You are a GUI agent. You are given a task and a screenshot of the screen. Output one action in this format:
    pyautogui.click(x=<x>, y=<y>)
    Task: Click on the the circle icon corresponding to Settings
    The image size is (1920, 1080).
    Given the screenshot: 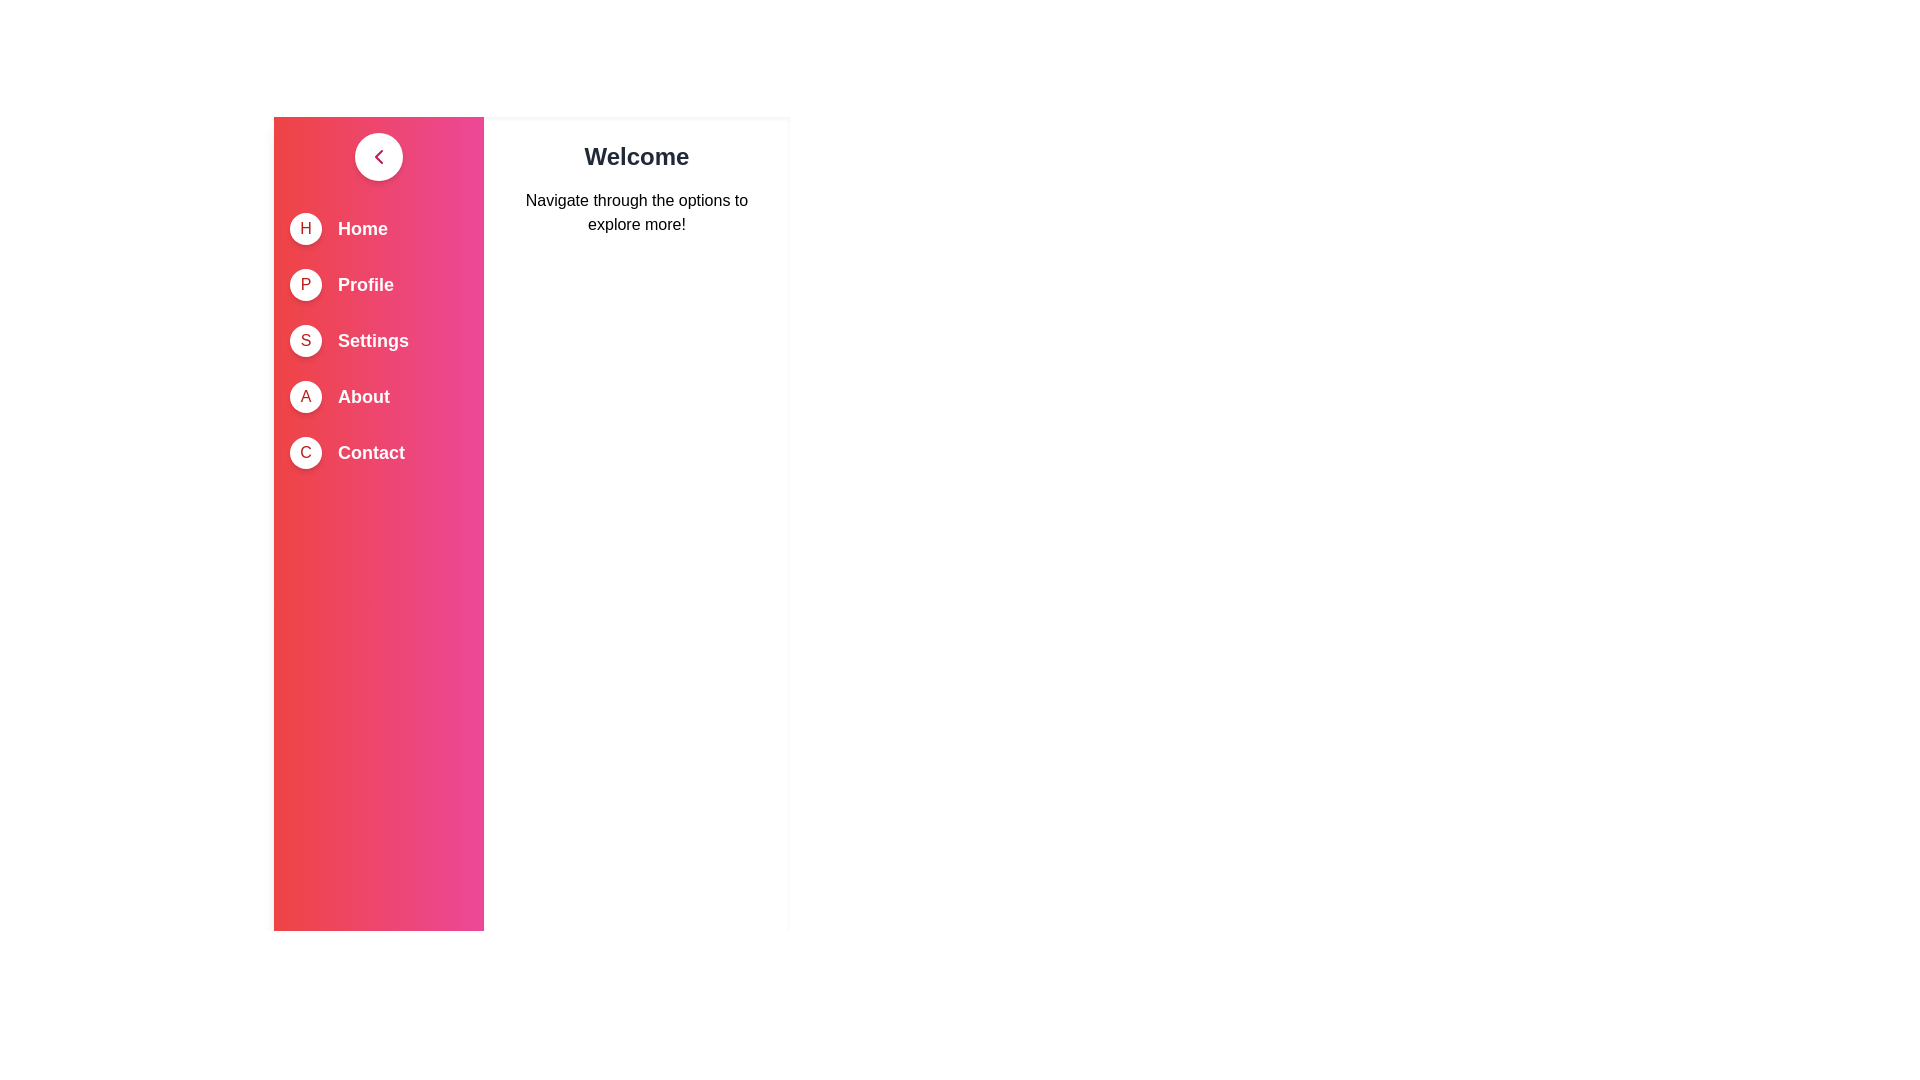 What is the action you would take?
    pyautogui.click(x=305, y=339)
    